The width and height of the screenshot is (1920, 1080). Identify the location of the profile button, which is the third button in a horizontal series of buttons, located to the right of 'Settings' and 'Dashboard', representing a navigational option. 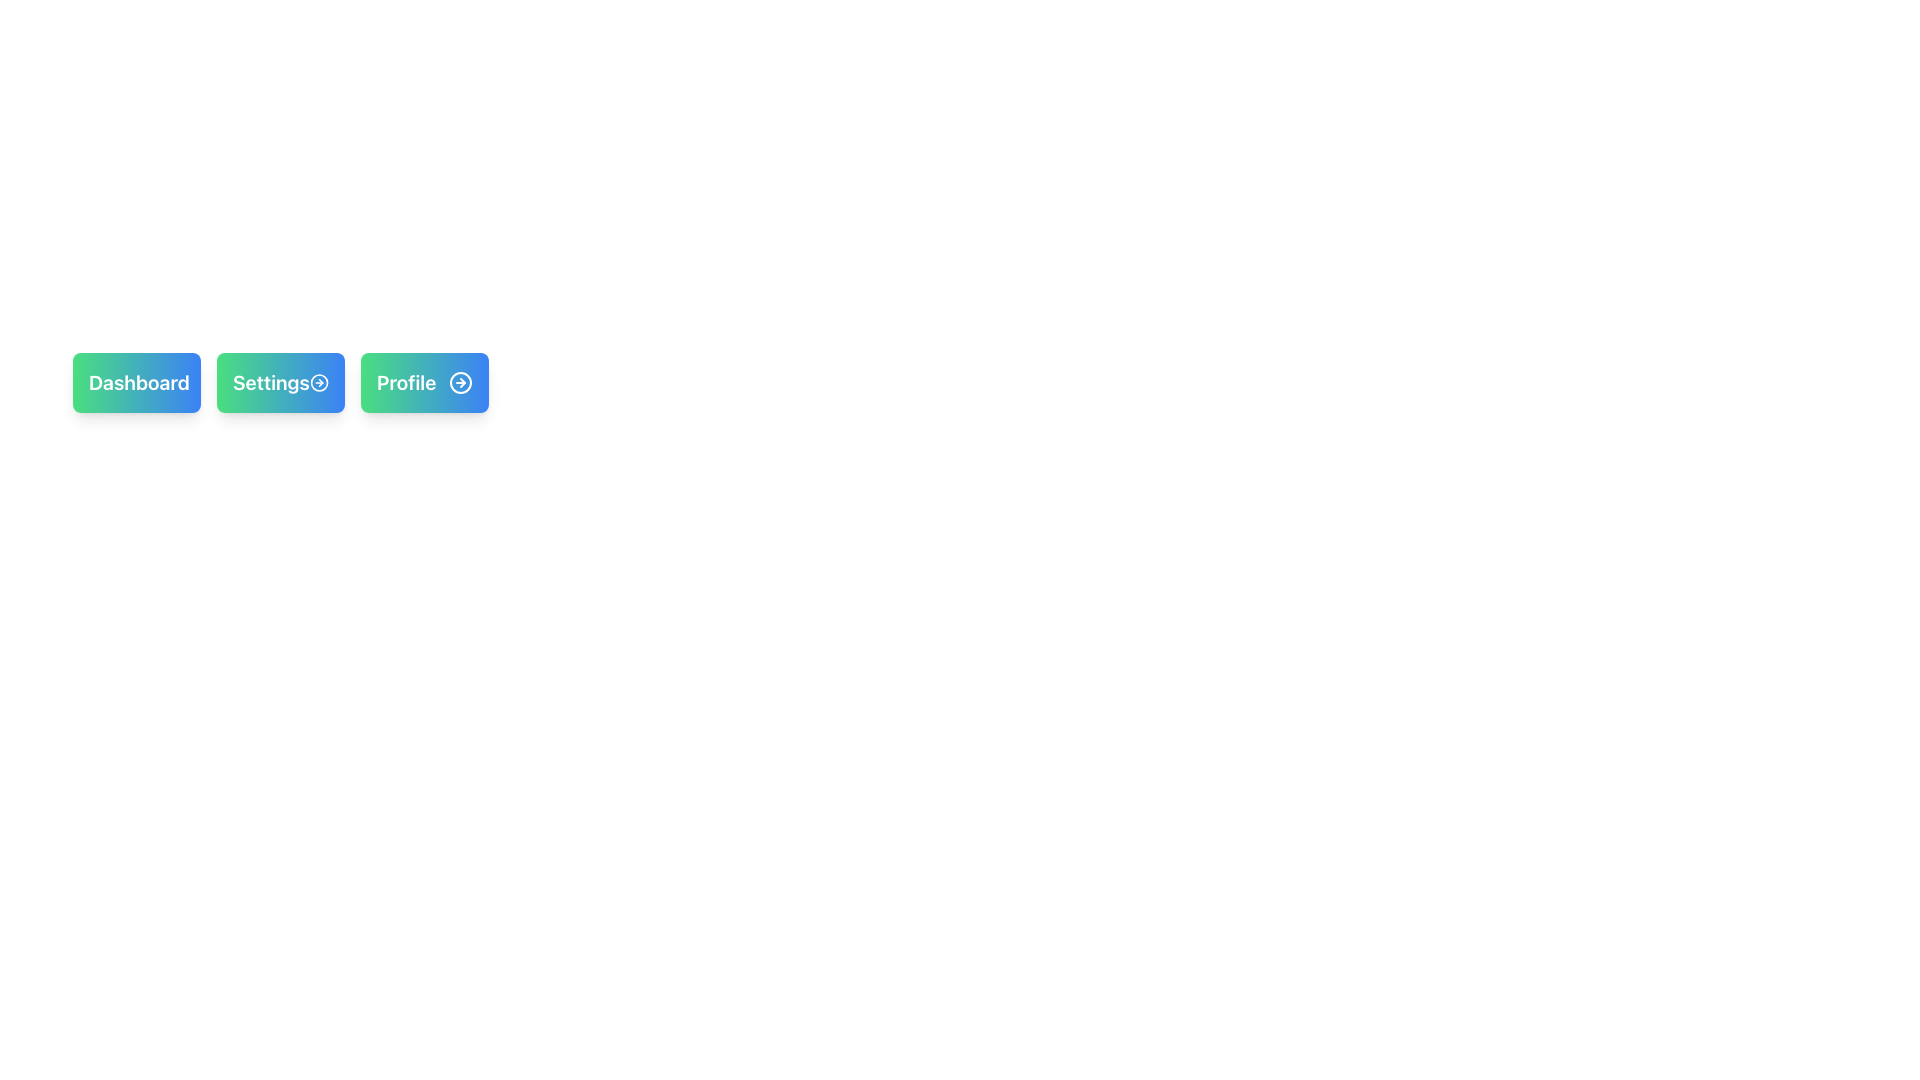
(424, 382).